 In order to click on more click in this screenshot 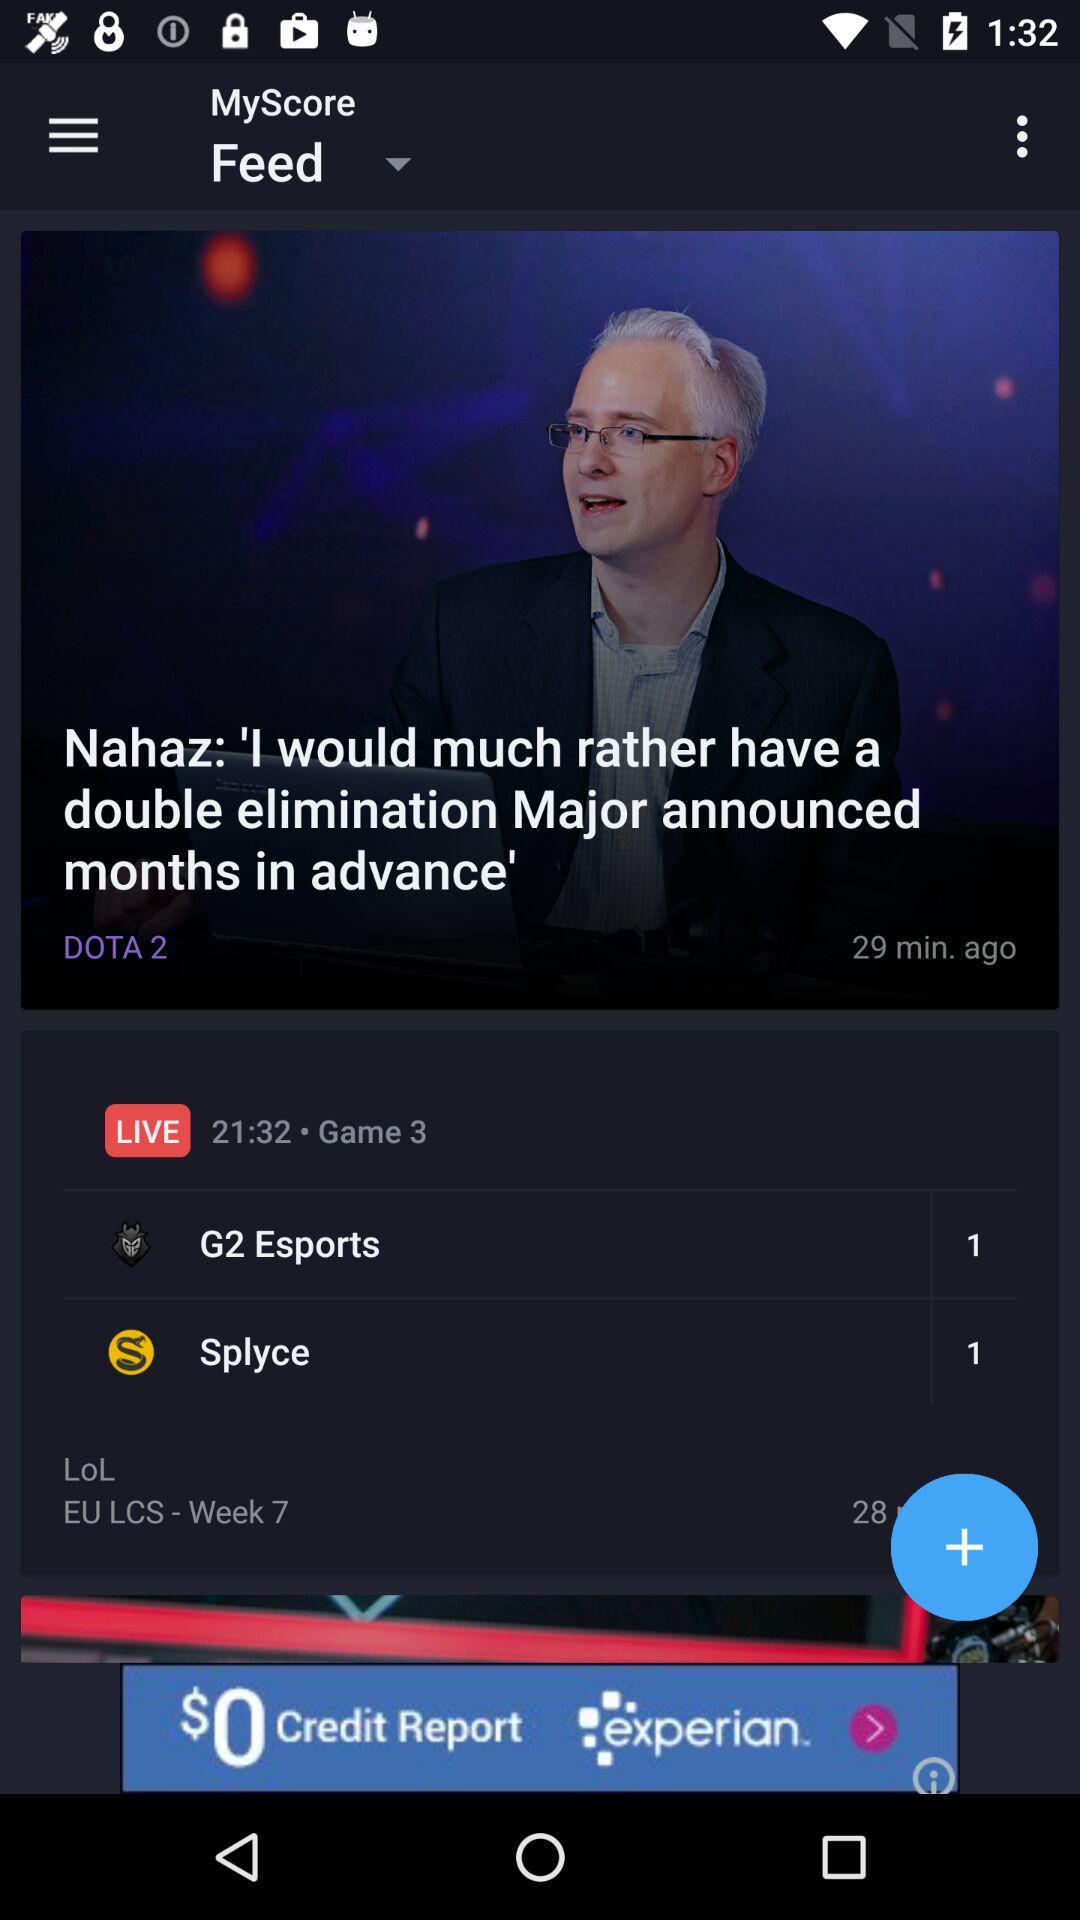, I will do `click(963, 1546)`.